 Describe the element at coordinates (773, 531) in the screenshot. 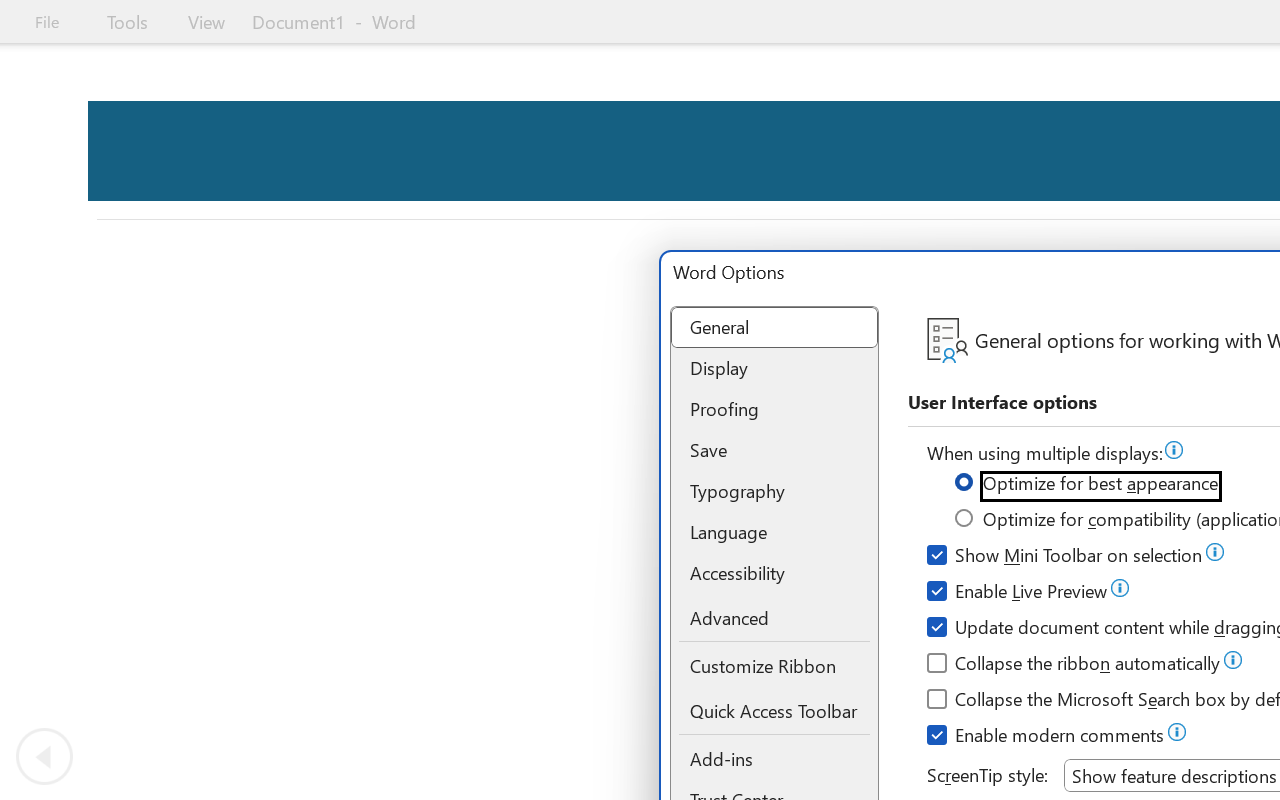

I see `'Language'` at that location.